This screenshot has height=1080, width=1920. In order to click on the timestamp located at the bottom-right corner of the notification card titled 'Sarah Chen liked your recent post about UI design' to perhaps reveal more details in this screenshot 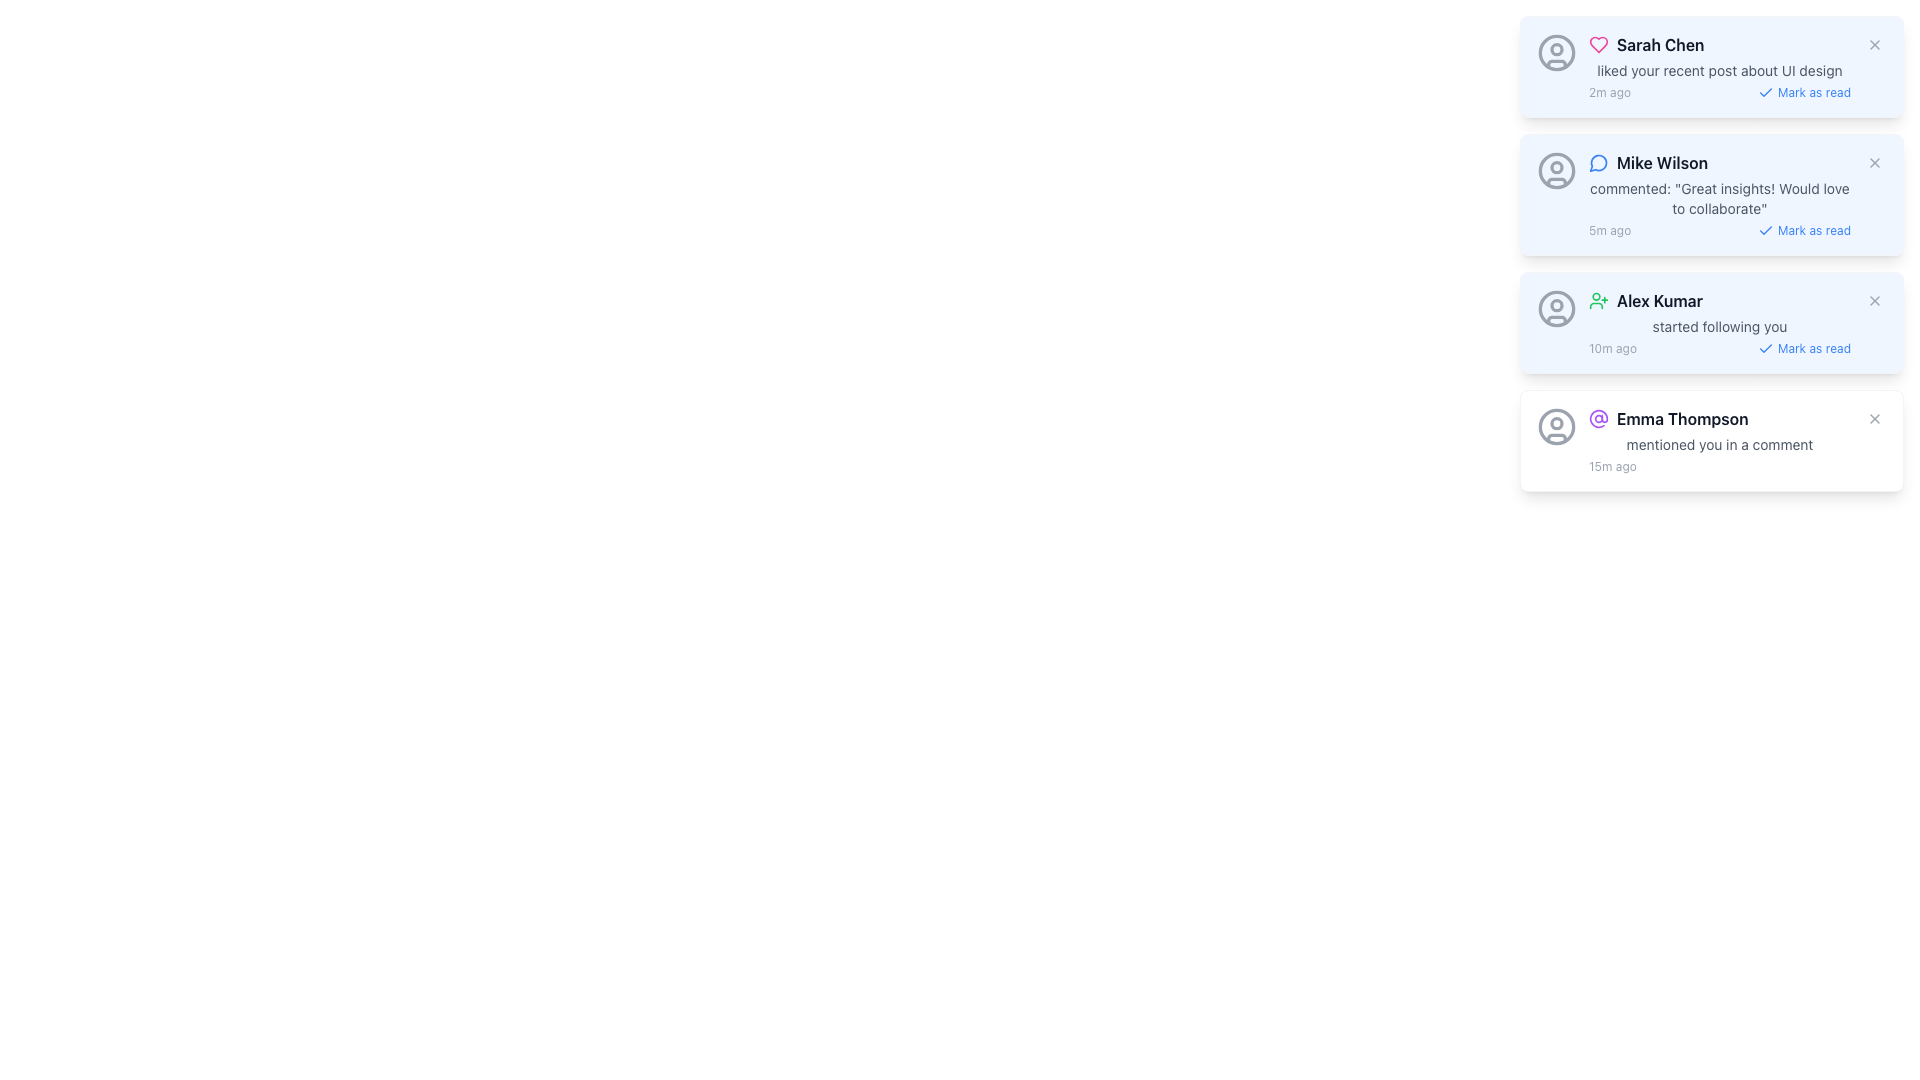, I will do `click(1718, 92)`.